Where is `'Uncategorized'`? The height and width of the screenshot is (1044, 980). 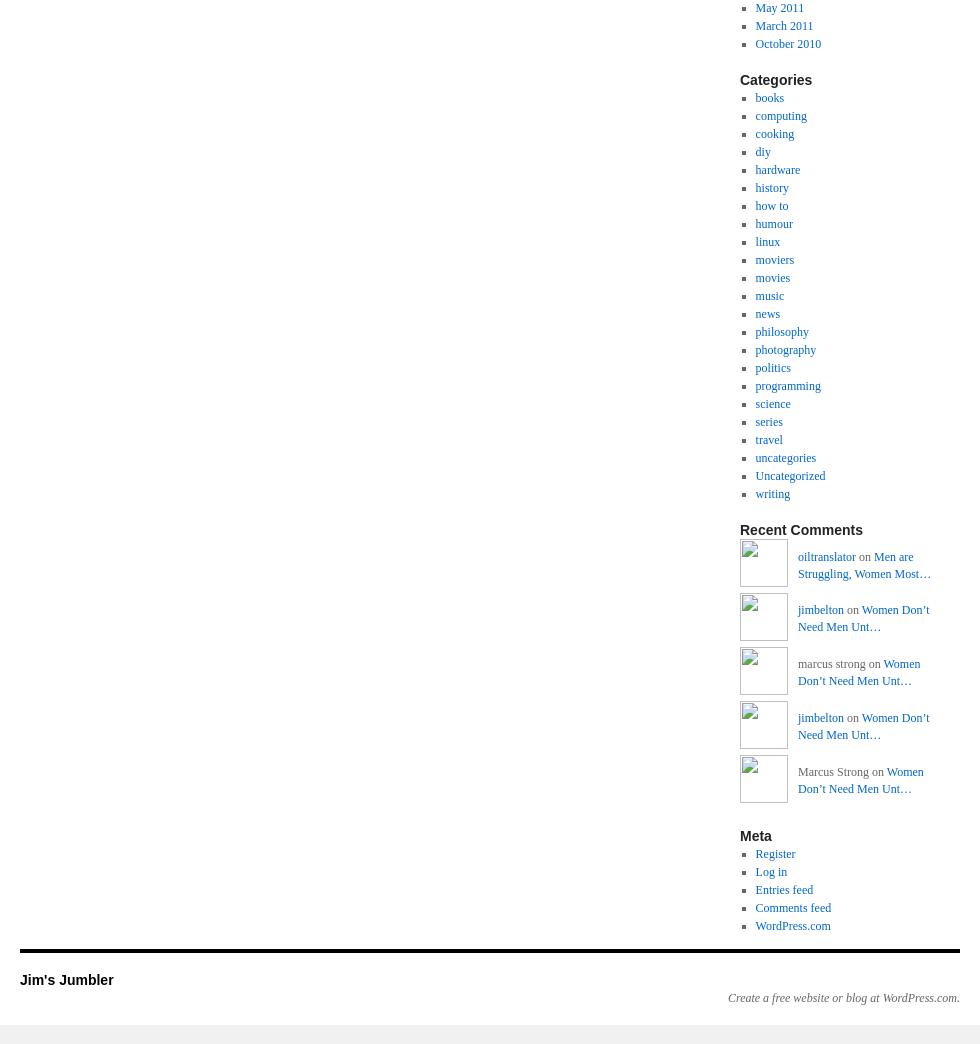 'Uncategorized' is located at coordinates (789, 475).